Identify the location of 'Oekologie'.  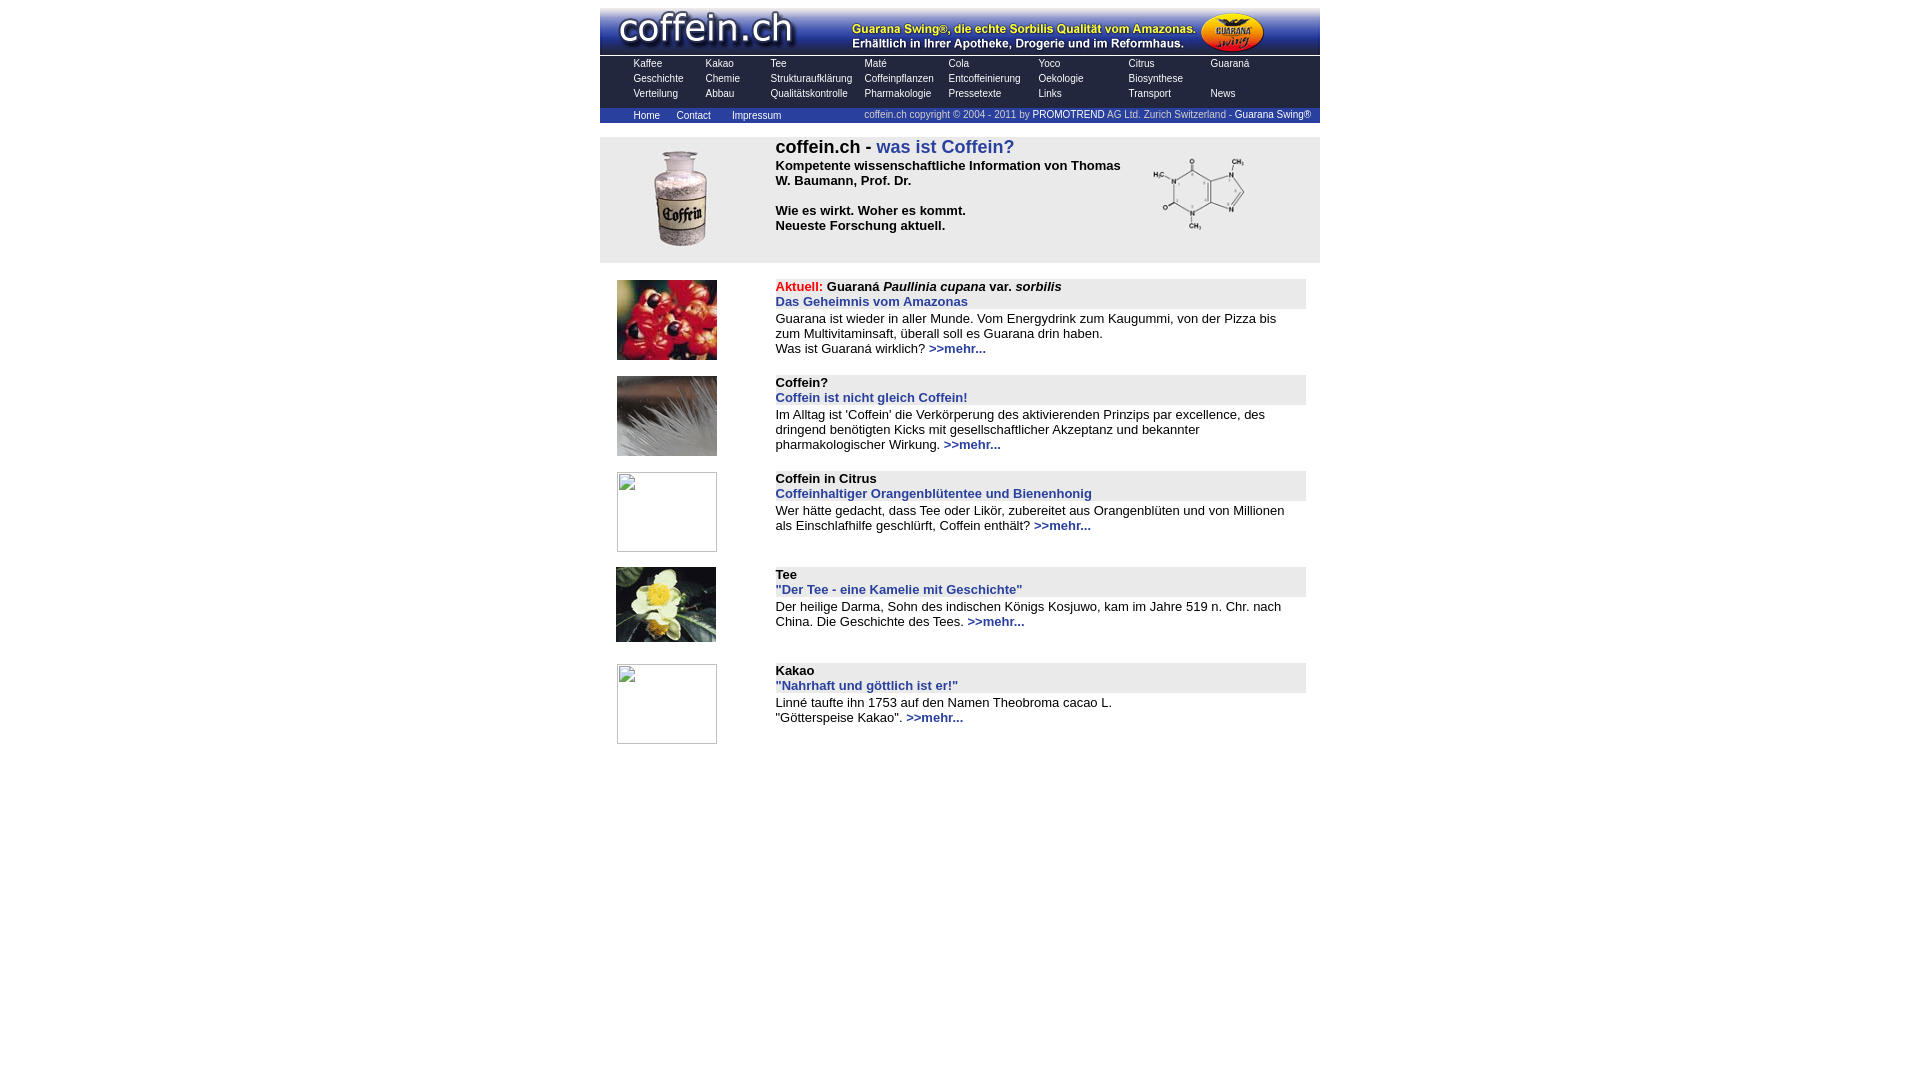
(1059, 77).